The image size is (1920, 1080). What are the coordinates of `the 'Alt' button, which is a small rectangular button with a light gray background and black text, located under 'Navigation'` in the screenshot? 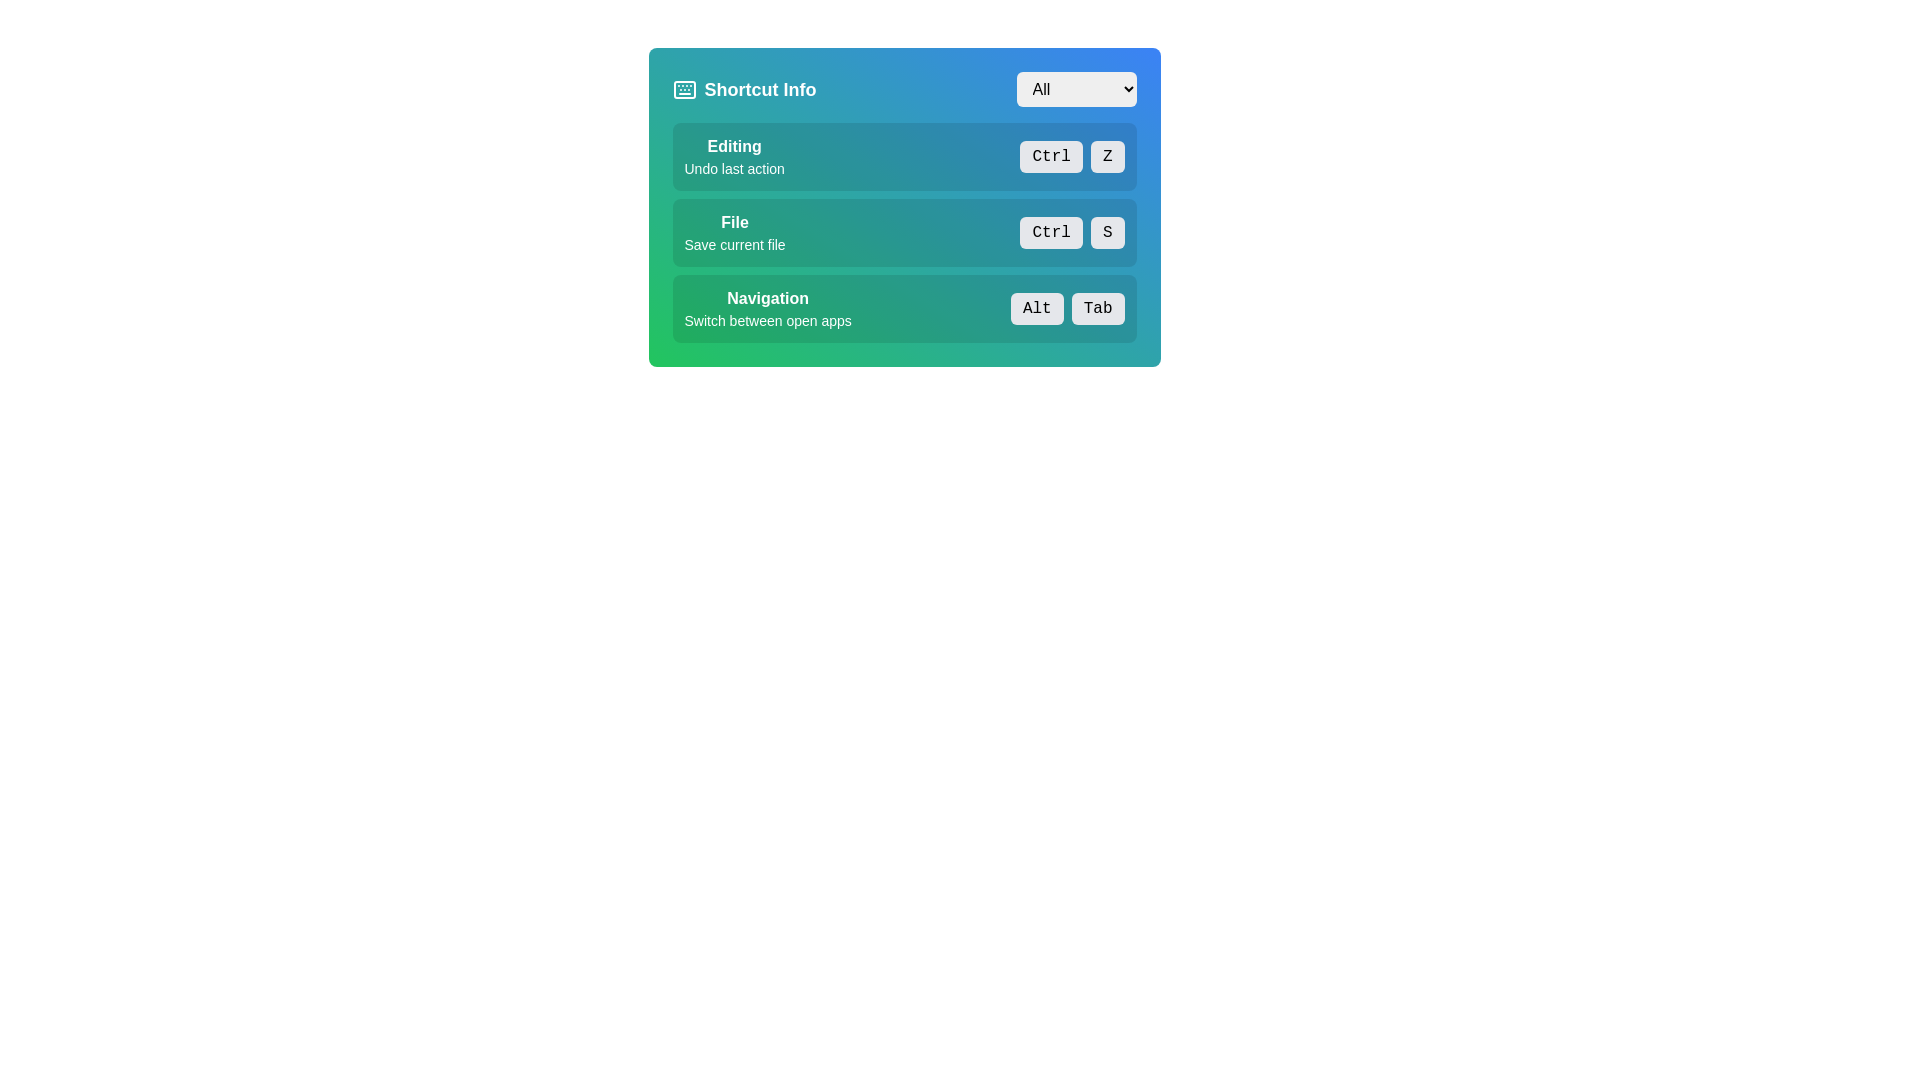 It's located at (1037, 308).